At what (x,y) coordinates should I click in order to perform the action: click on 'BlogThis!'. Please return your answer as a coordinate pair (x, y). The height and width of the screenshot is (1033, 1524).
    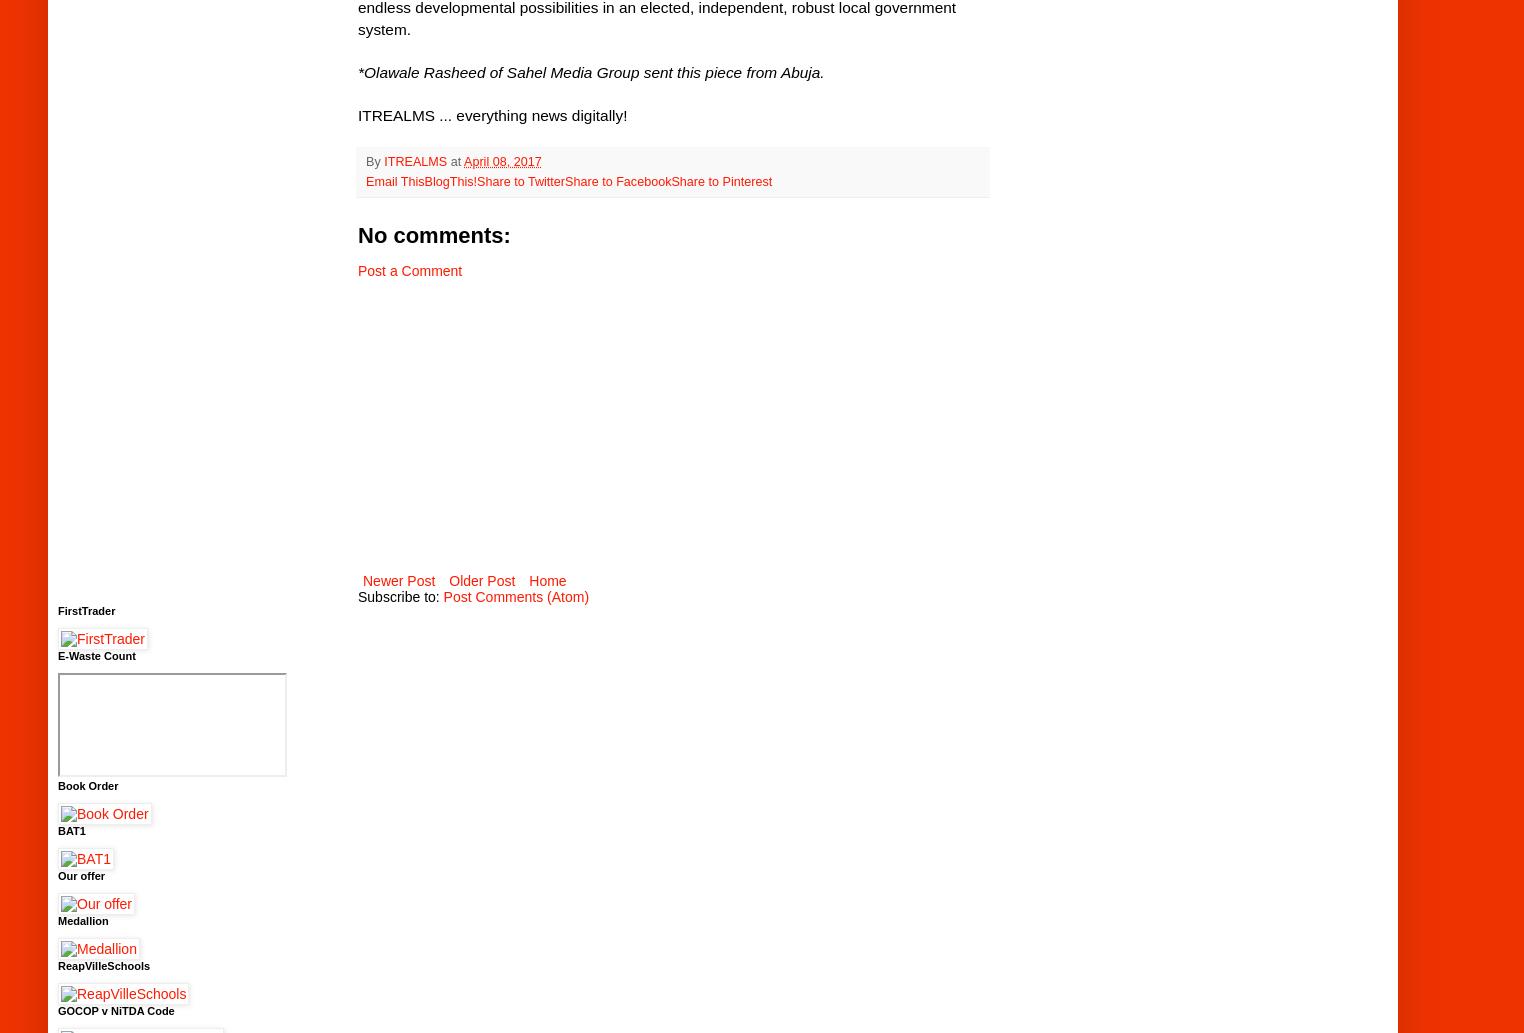
    Looking at the image, I should click on (450, 179).